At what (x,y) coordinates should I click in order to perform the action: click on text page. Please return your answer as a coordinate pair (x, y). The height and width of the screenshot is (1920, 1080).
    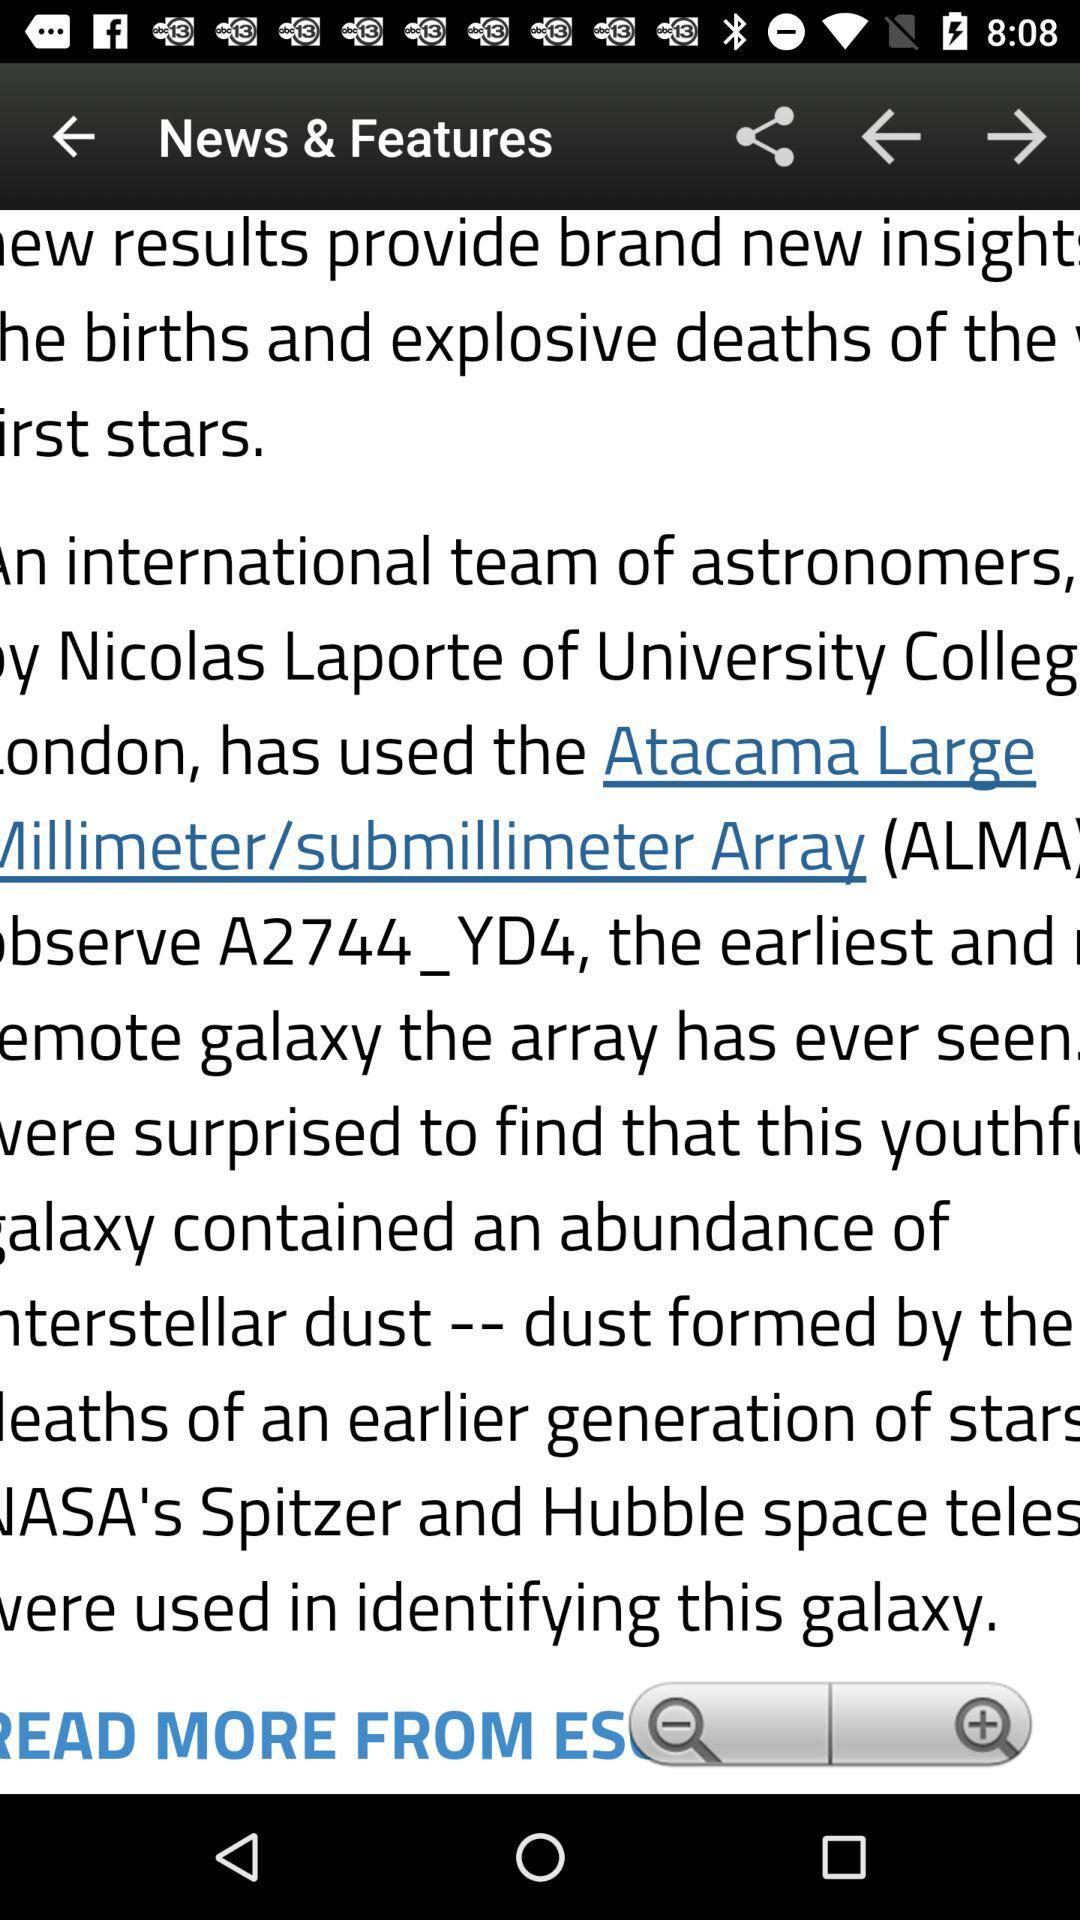
    Looking at the image, I should click on (540, 1002).